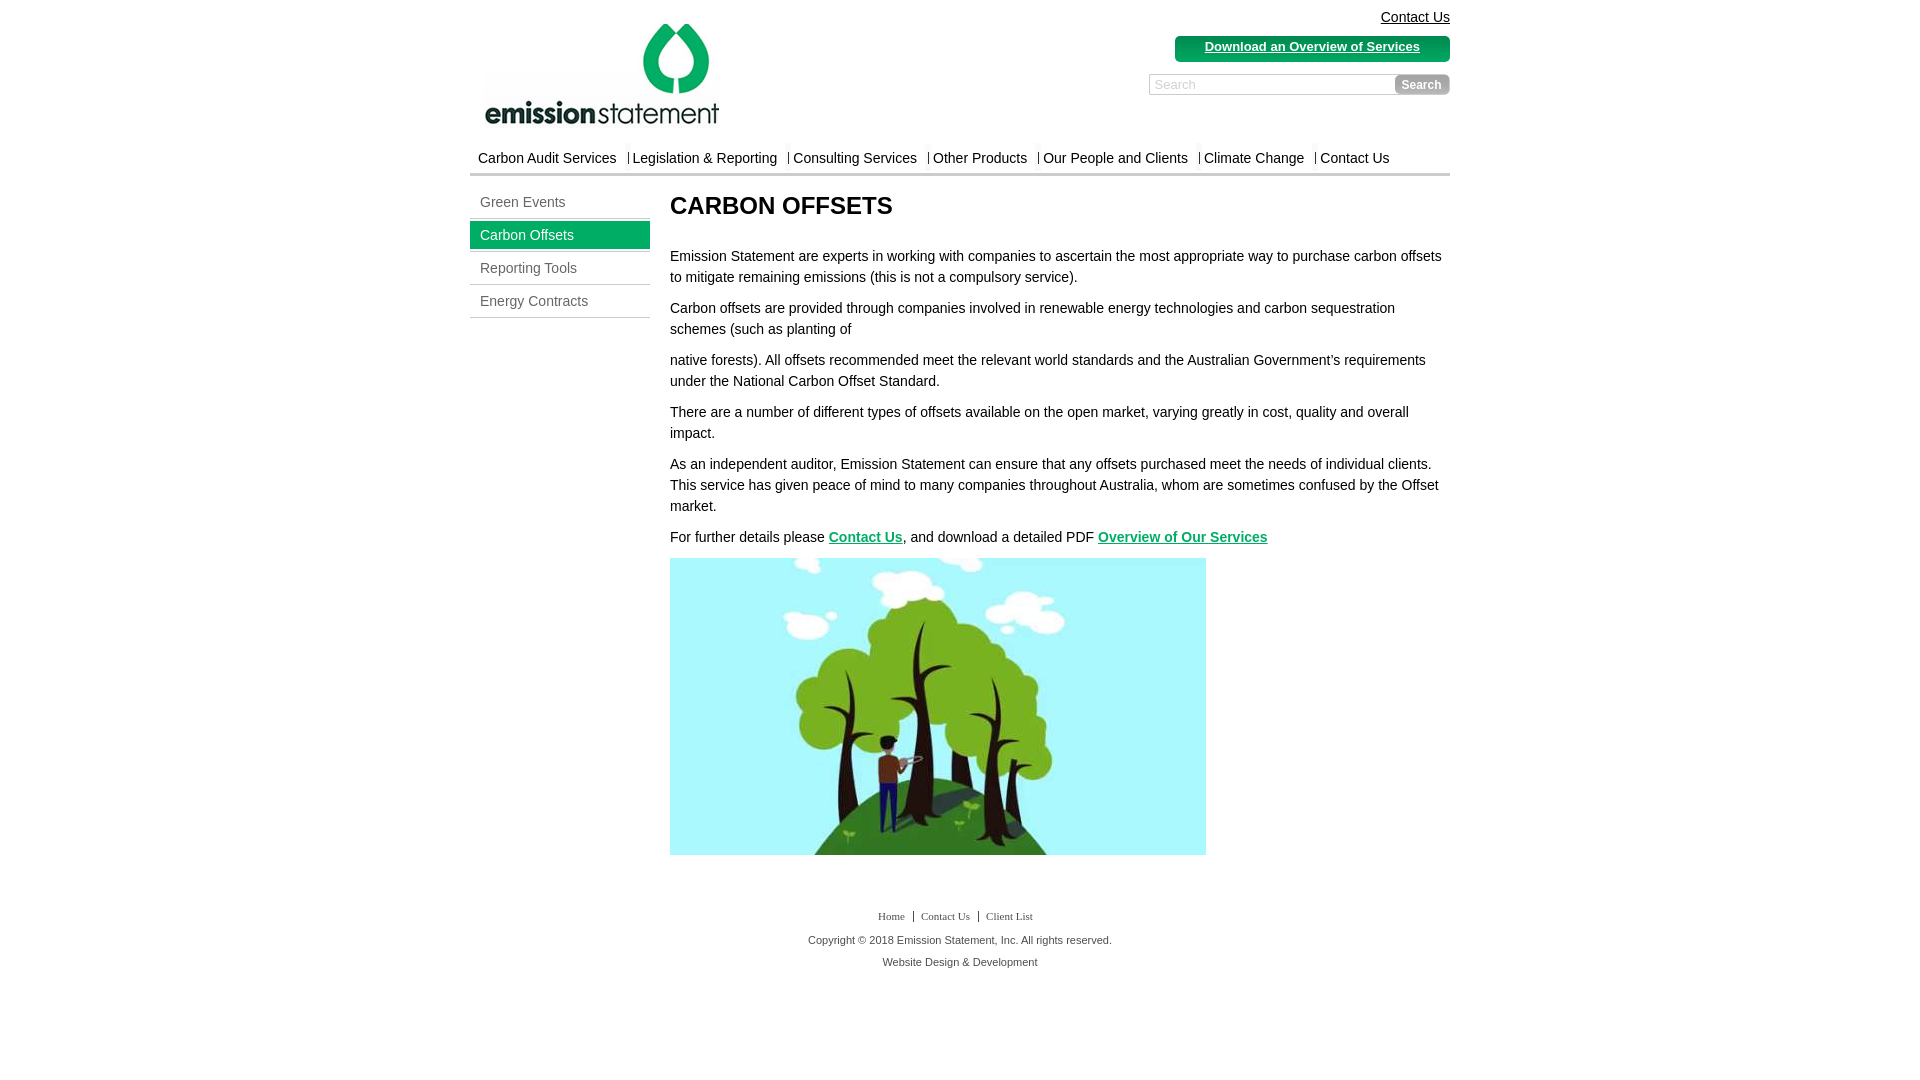 Image resolution: width=1920 pixels, height=1080 pixels. I want to click on 'Reporting Tools', so click(560, 266).